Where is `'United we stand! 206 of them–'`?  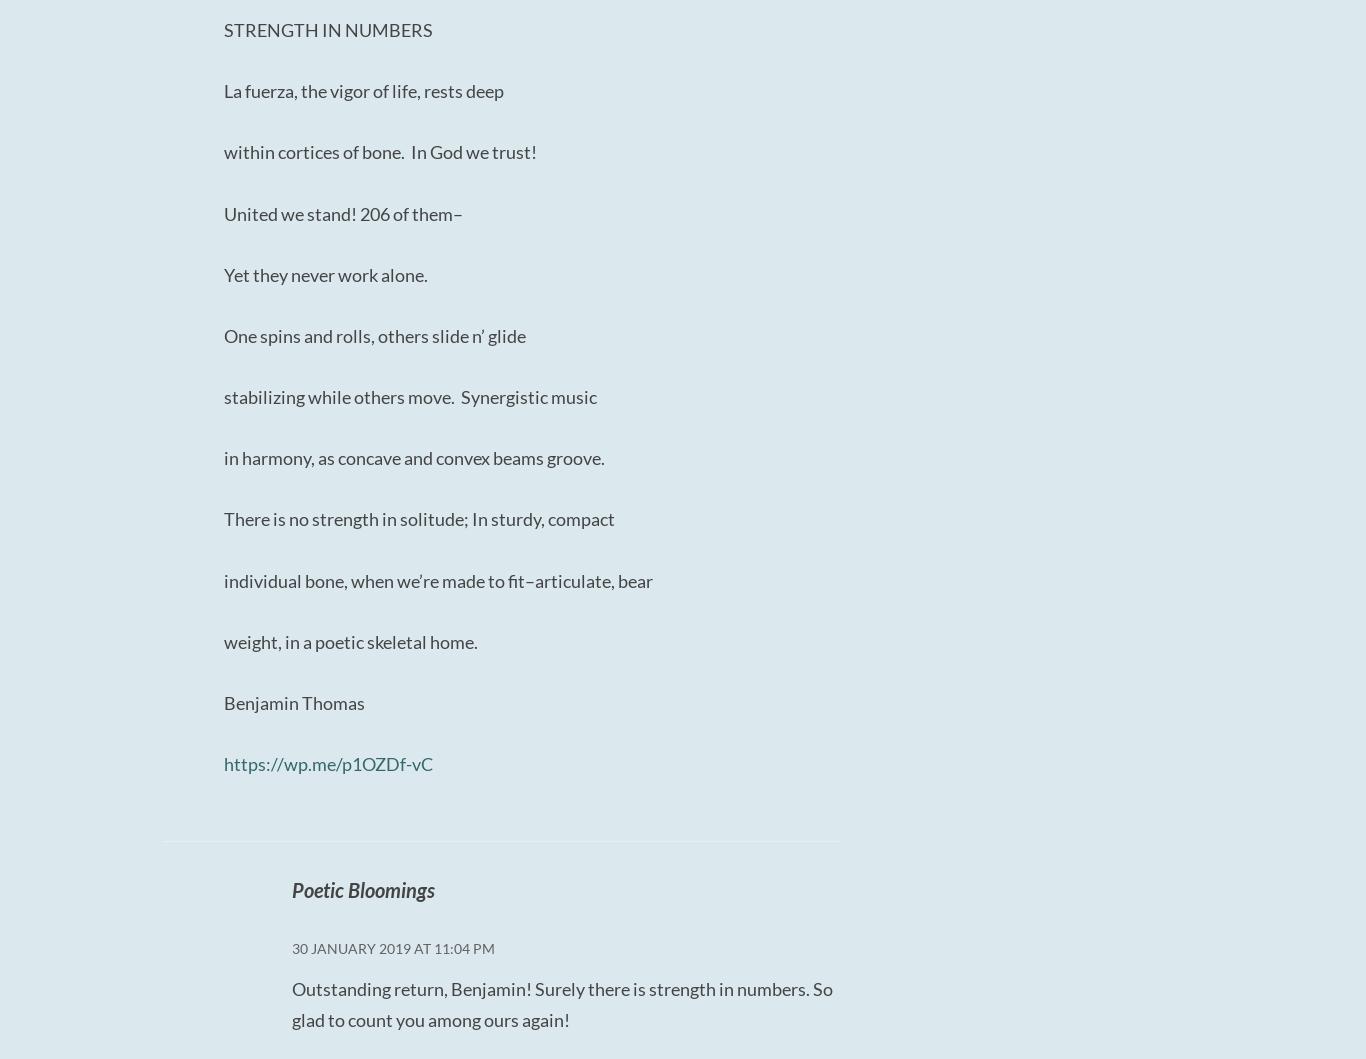 'United we stand! 206 of them–' is located at coordinates (342, 212).